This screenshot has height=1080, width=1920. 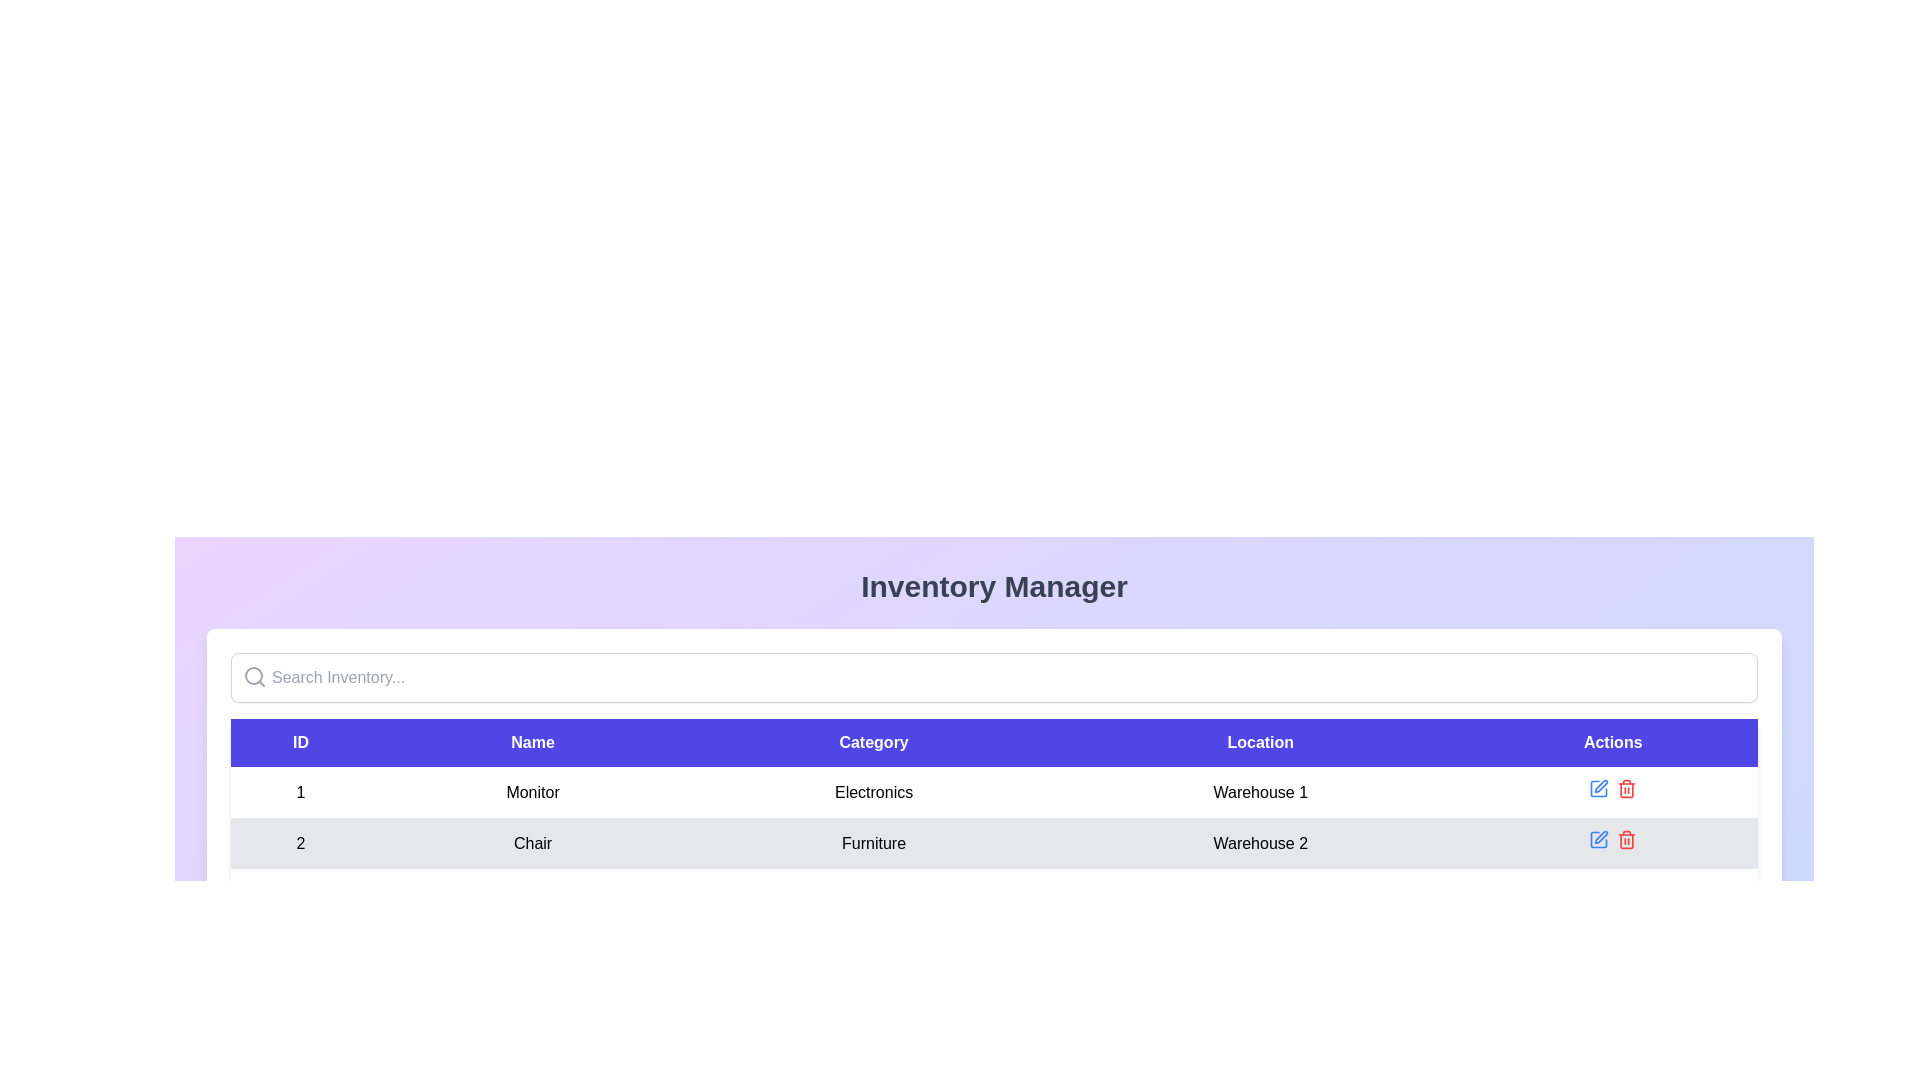 What do you see at coordinates (532, 791) in the screenshot?
I see `the label representing the name of a listed item in the first data row of the table under the 'Name' column` at bounding box center [532, 791].